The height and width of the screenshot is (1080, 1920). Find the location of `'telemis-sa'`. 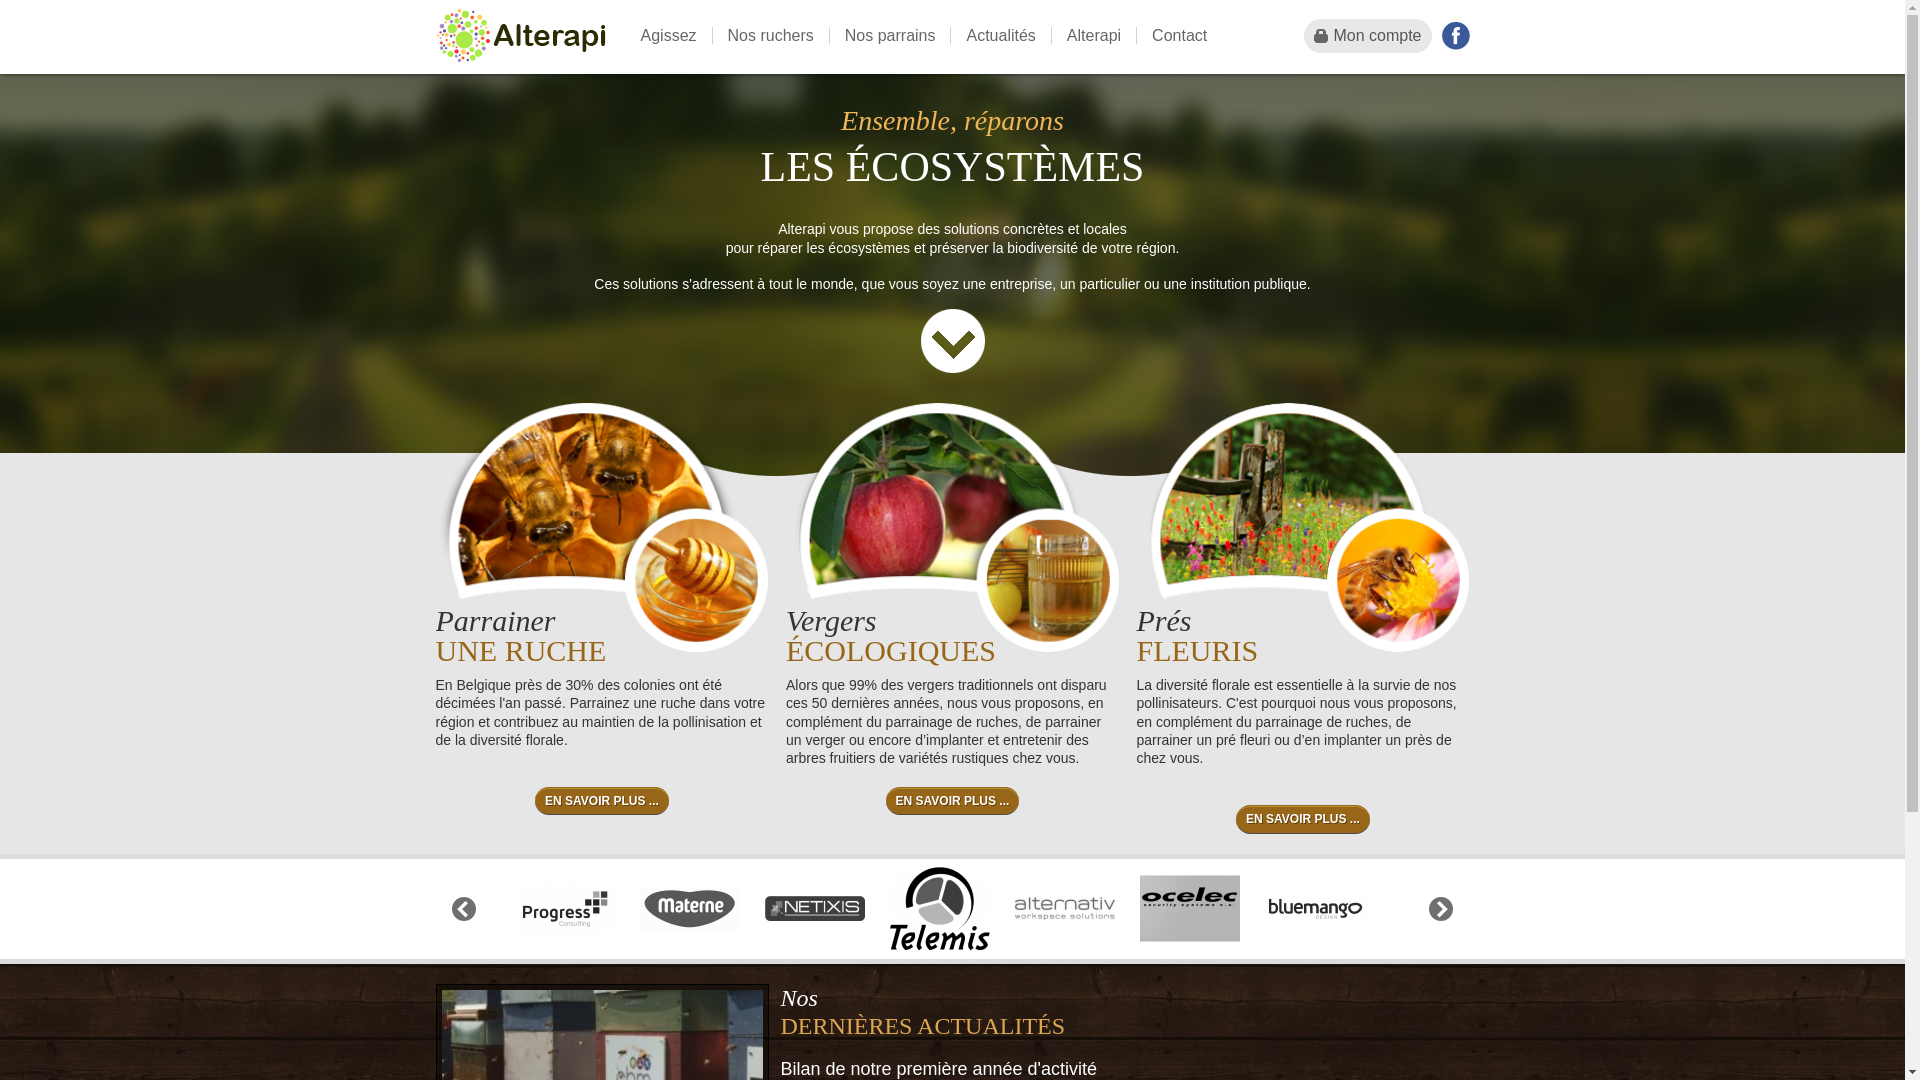

'telemis-sa' is located at coordinates (939, 909).